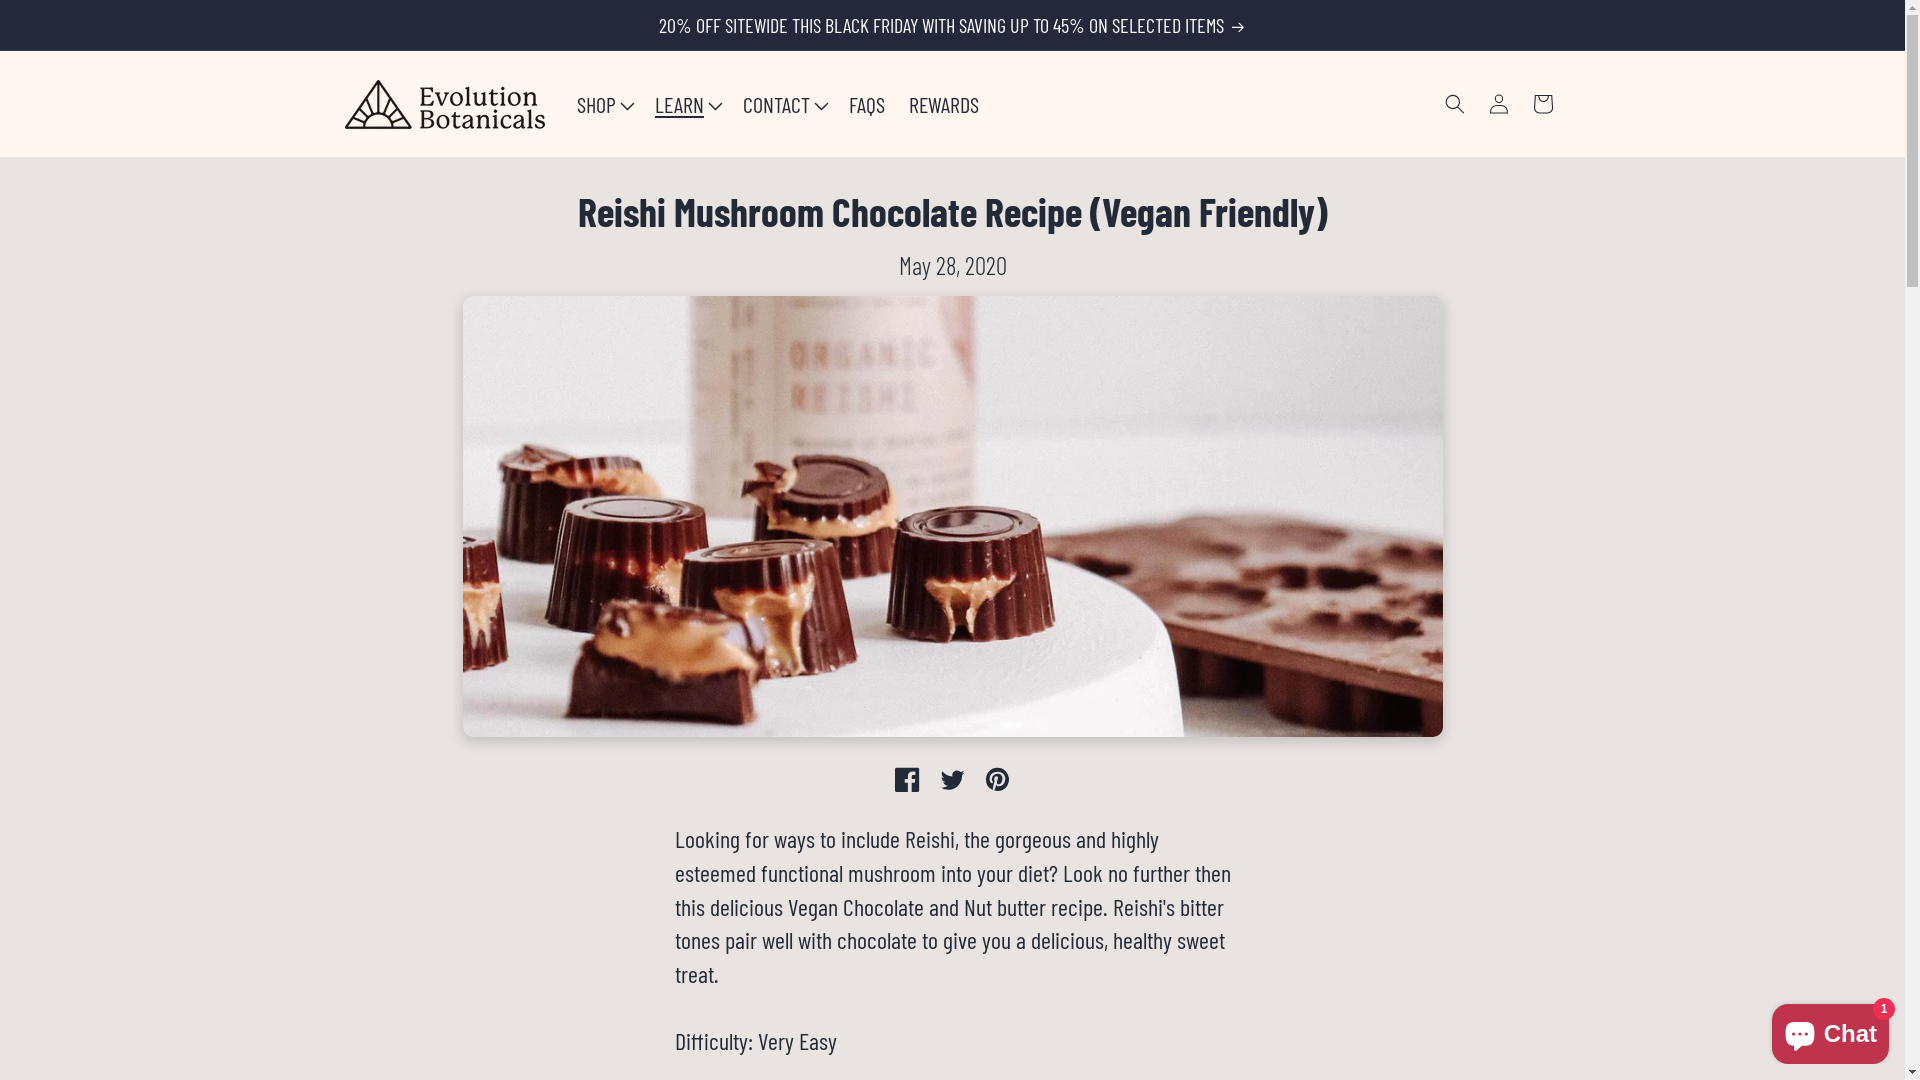 The width and height of the screenshot is (1920, 1080). Describe the element at coordinates (896, 104) in the screenshot. I see `'REWARDS'` at that location.